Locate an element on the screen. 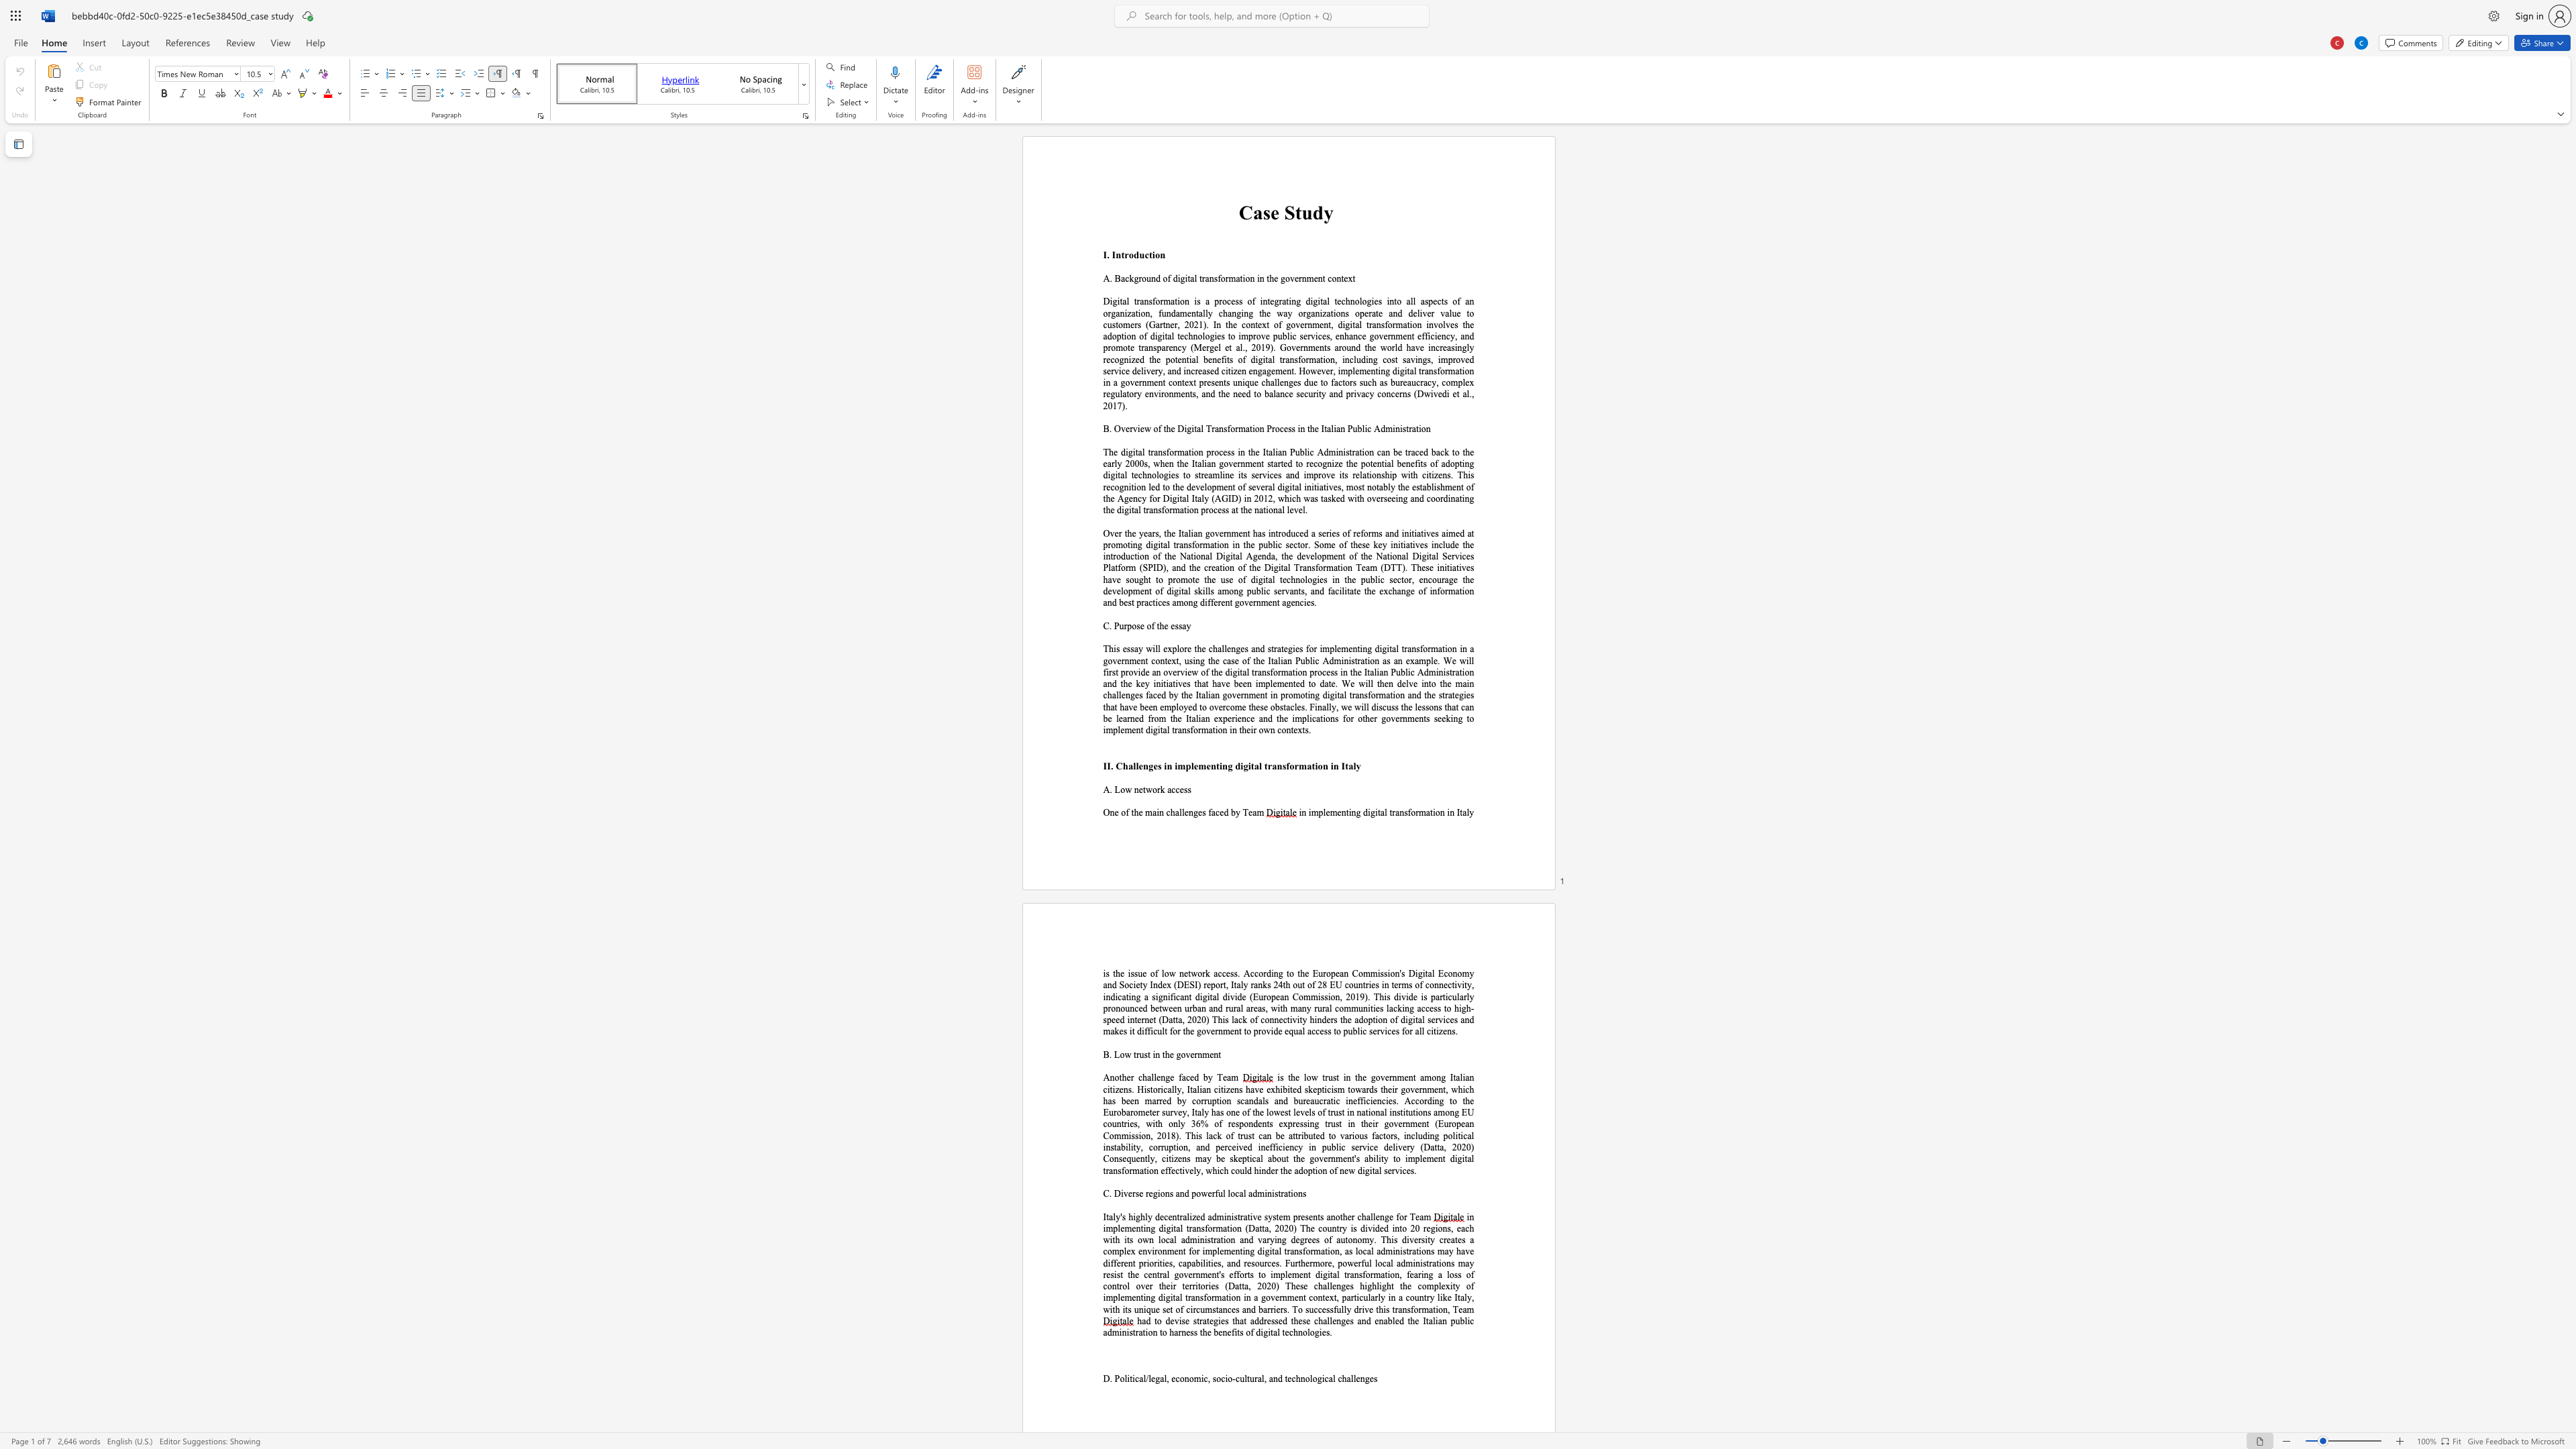 Image resolution: width=2576 pixels, height=1449 pixels. the 2th character "t" in the text is located at coordinates (1313, 1134).